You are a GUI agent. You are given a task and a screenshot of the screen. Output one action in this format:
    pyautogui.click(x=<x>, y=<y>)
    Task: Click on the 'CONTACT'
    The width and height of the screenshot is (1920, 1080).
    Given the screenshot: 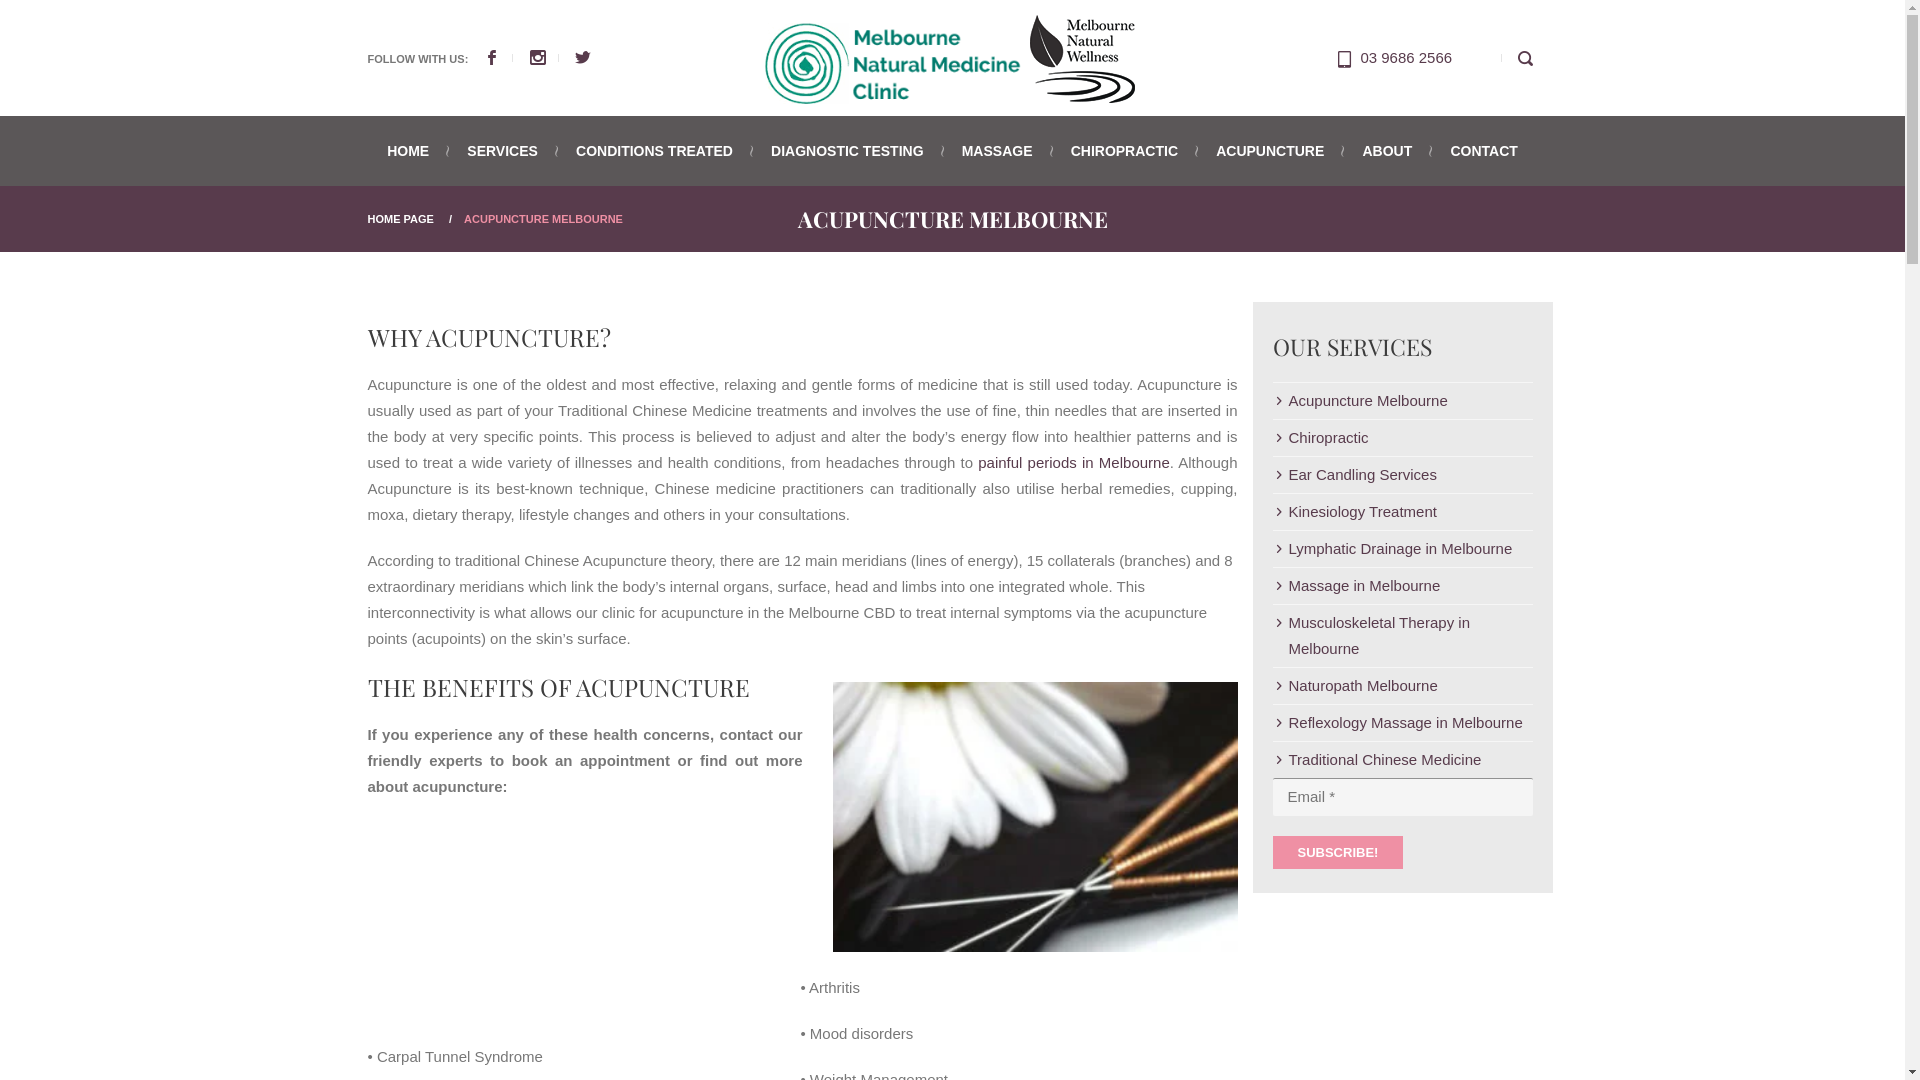 What is the action you would take?
    pyautogui.click(x=1432, y=149)
    